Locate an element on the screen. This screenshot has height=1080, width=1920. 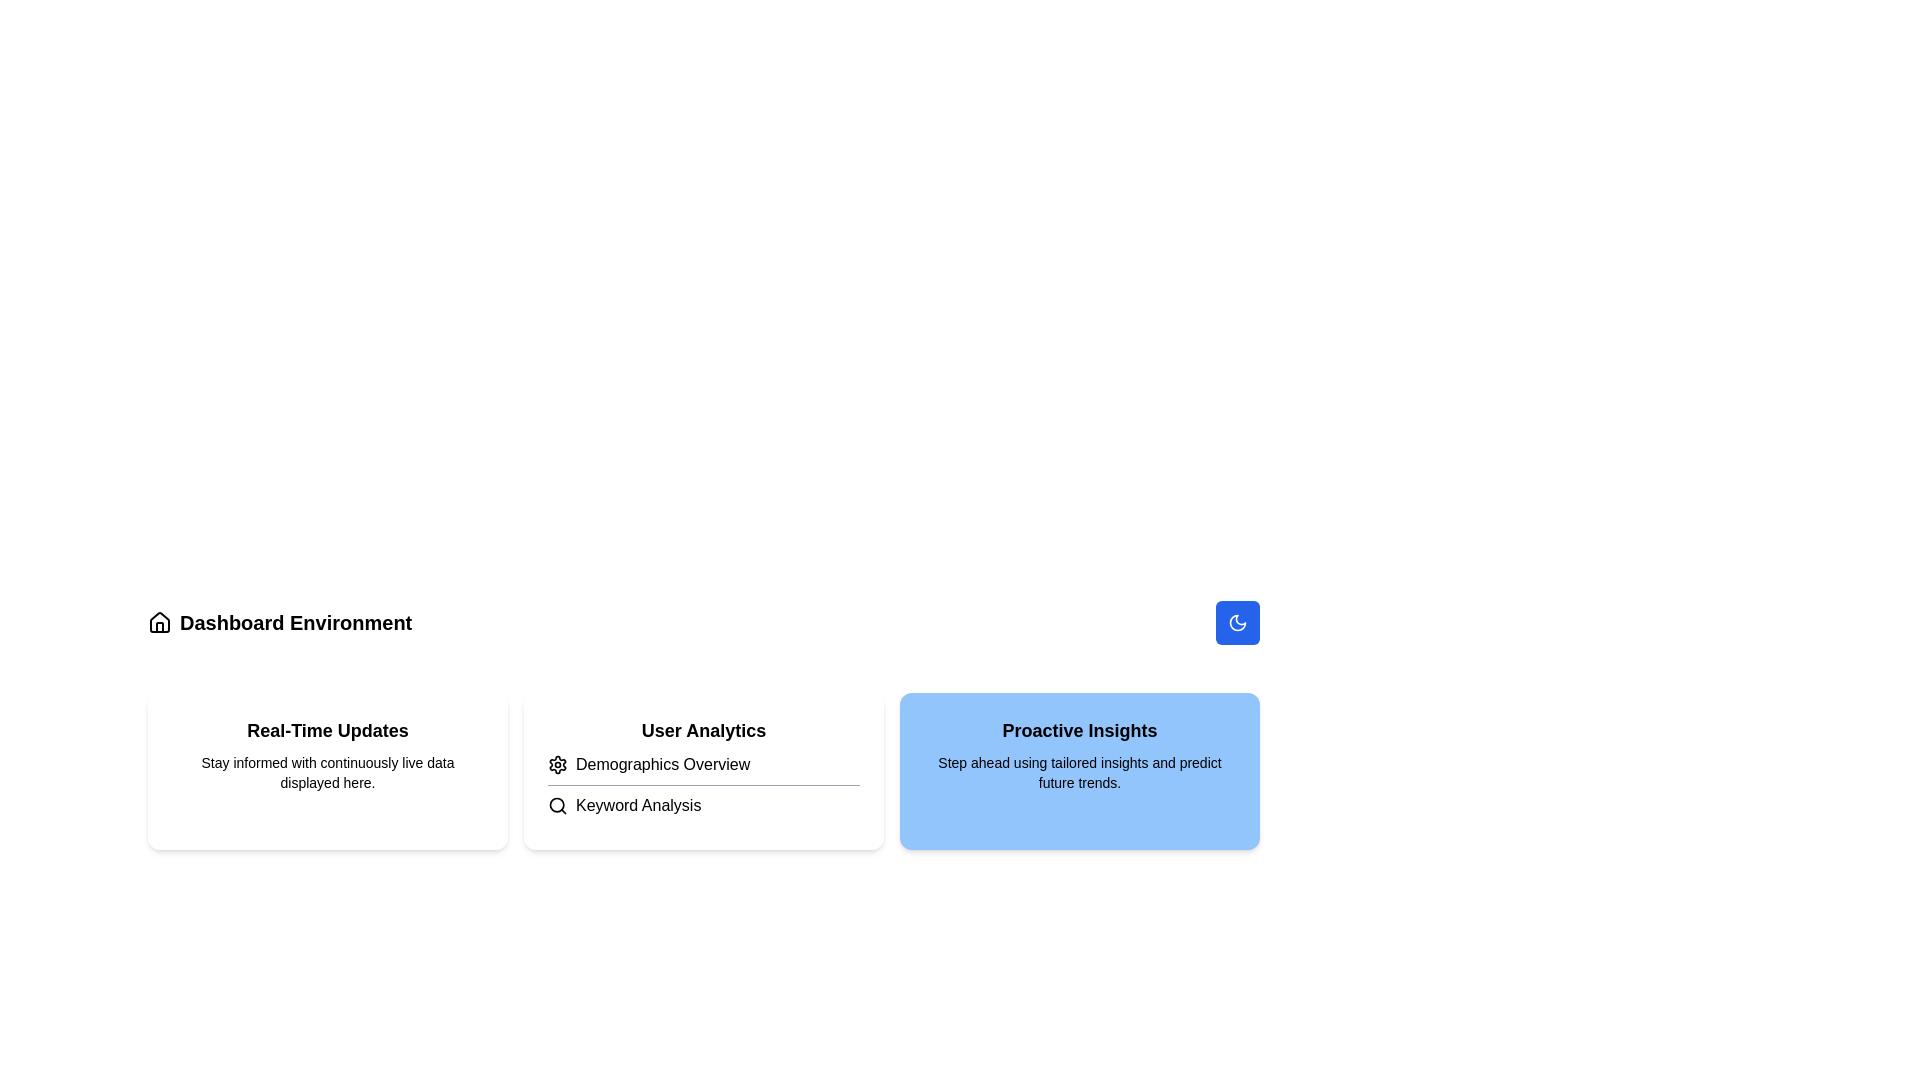
the circular Icon component within the magnifying glass SVG illustration, which is designed to indicate a search function is located at coordinates (557, 804).